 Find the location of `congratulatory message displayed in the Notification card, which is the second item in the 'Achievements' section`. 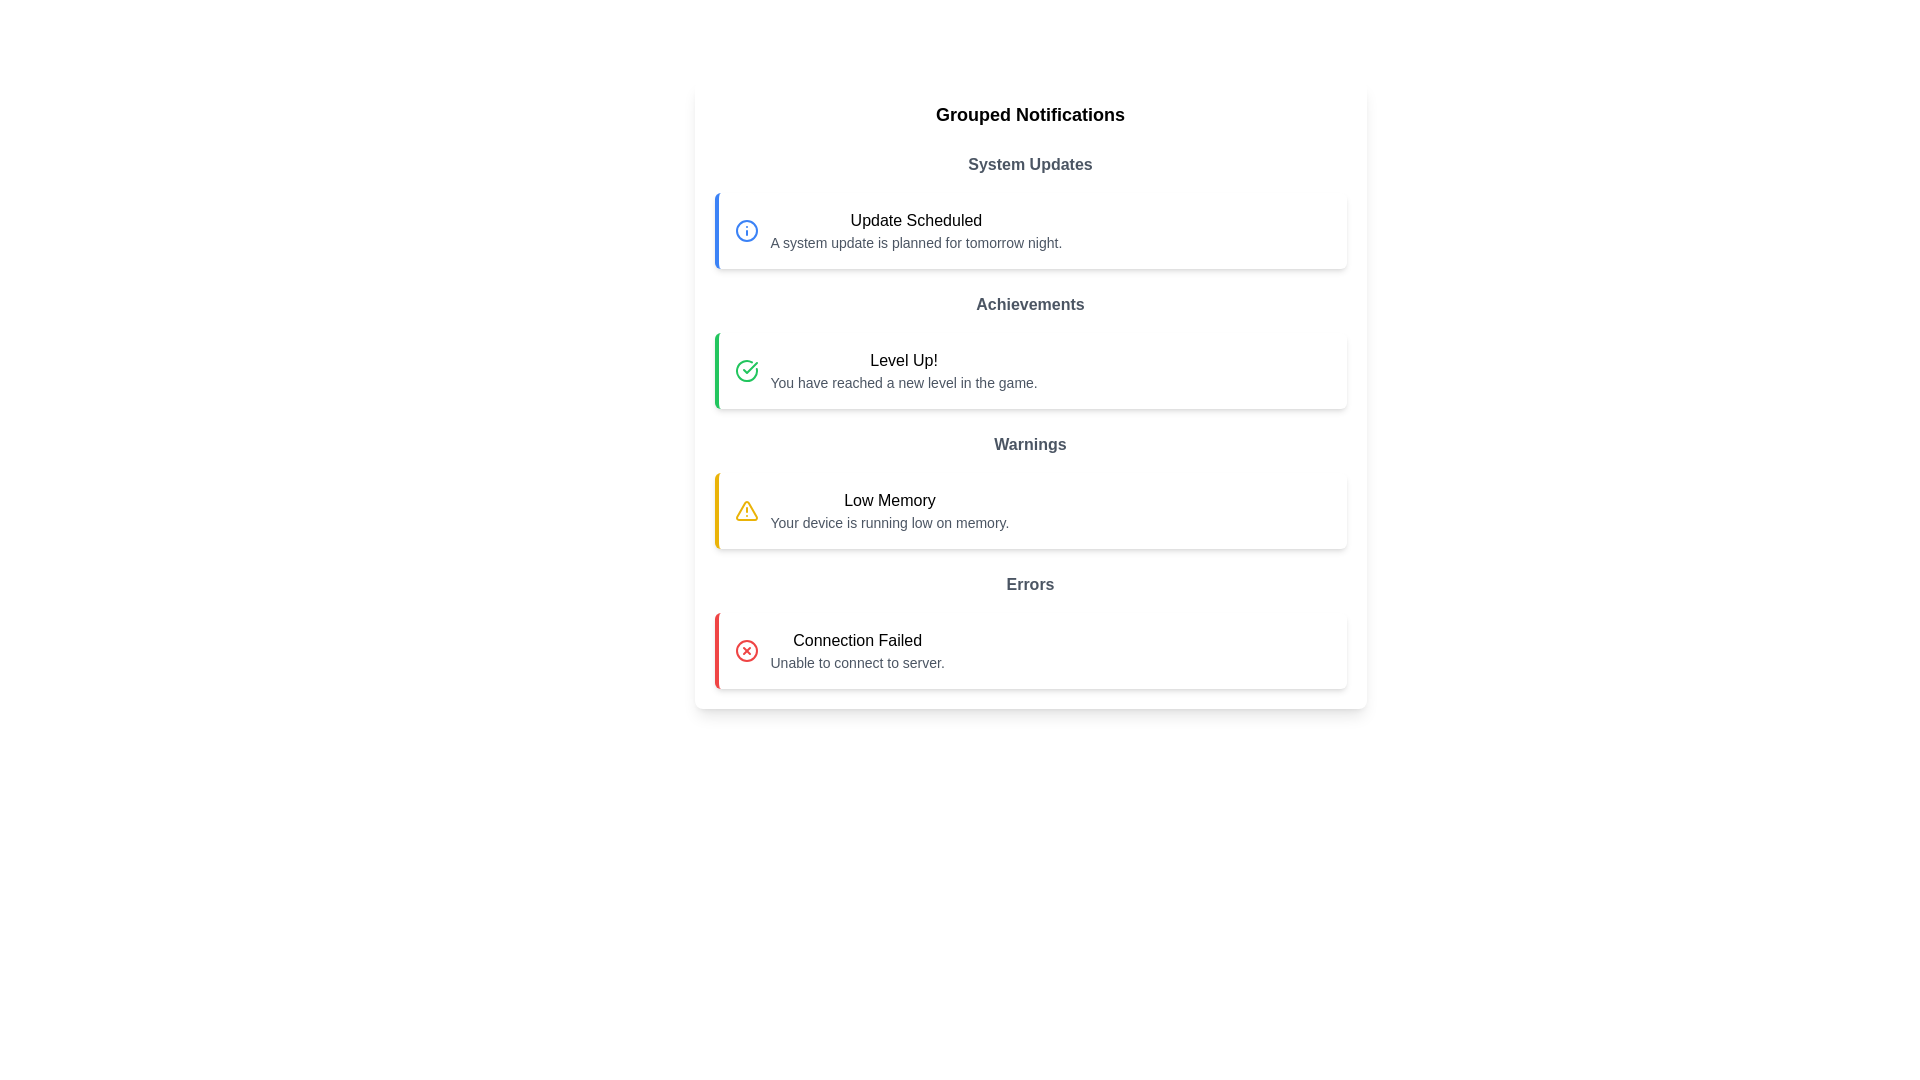

congratulatory message displayed in the Notification card, which is the second item in the 'Achievements' section is located at coordinates (1030, 370).